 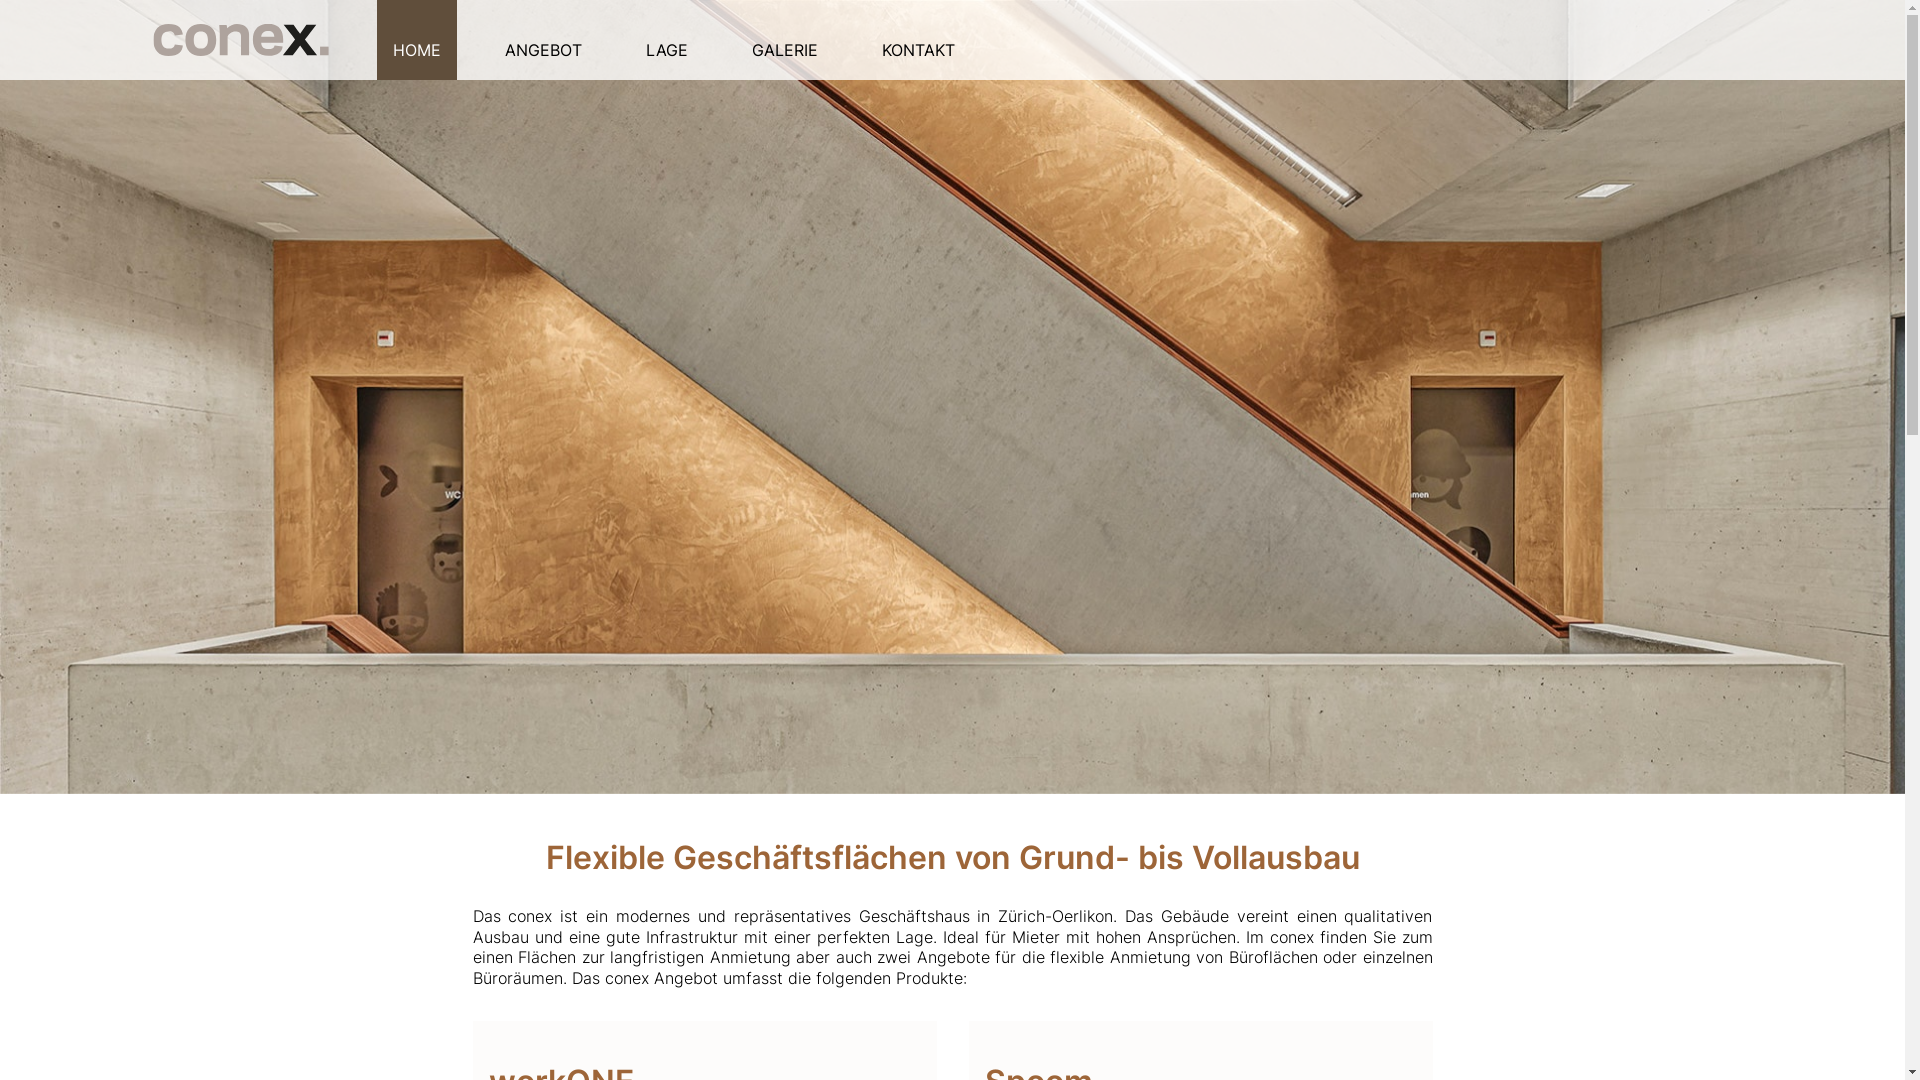 I want to click on 'KONTAKT', so click(x=917, y=39).